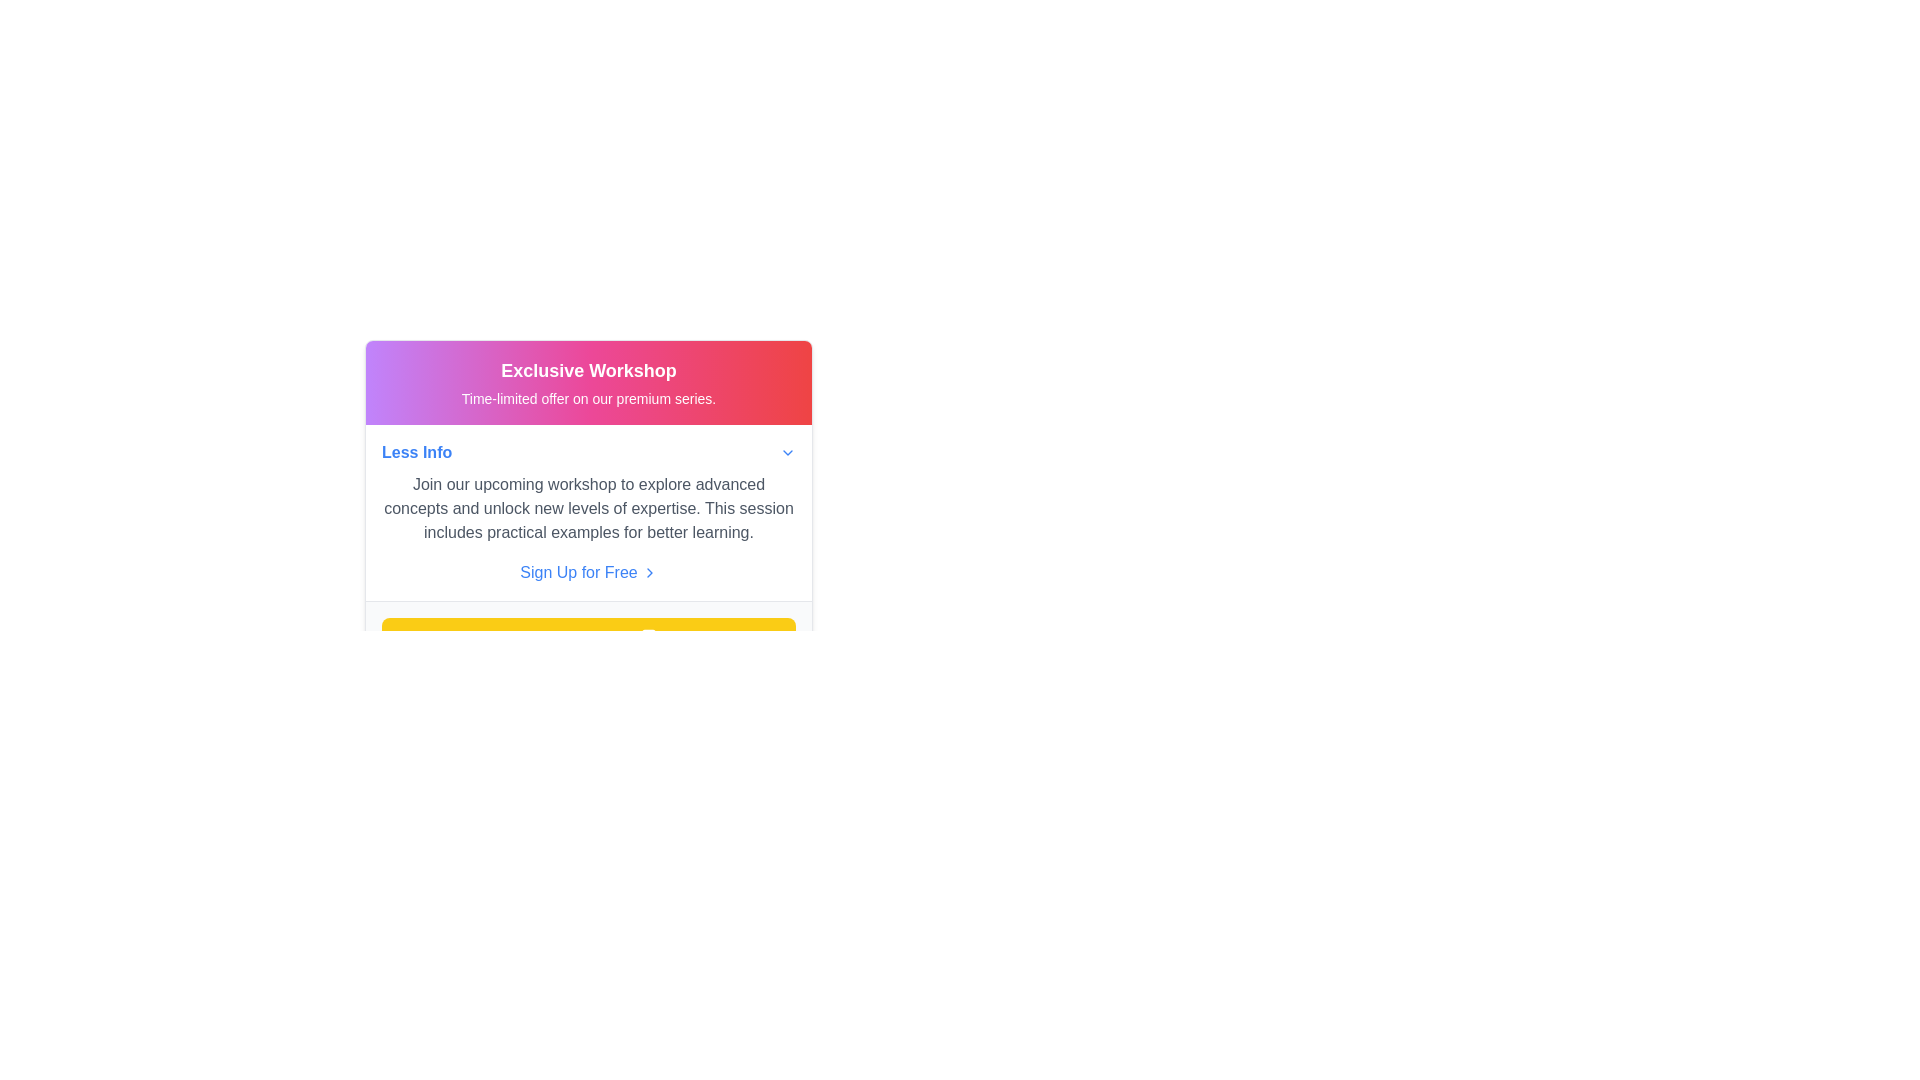 The width and height of the screenshot is (1920, 1080). I want to click on the text label styled in bold and large font reading 'Exclusive Workshop', which is prominently displayed in white color on a gradient background, so click(588, 370).